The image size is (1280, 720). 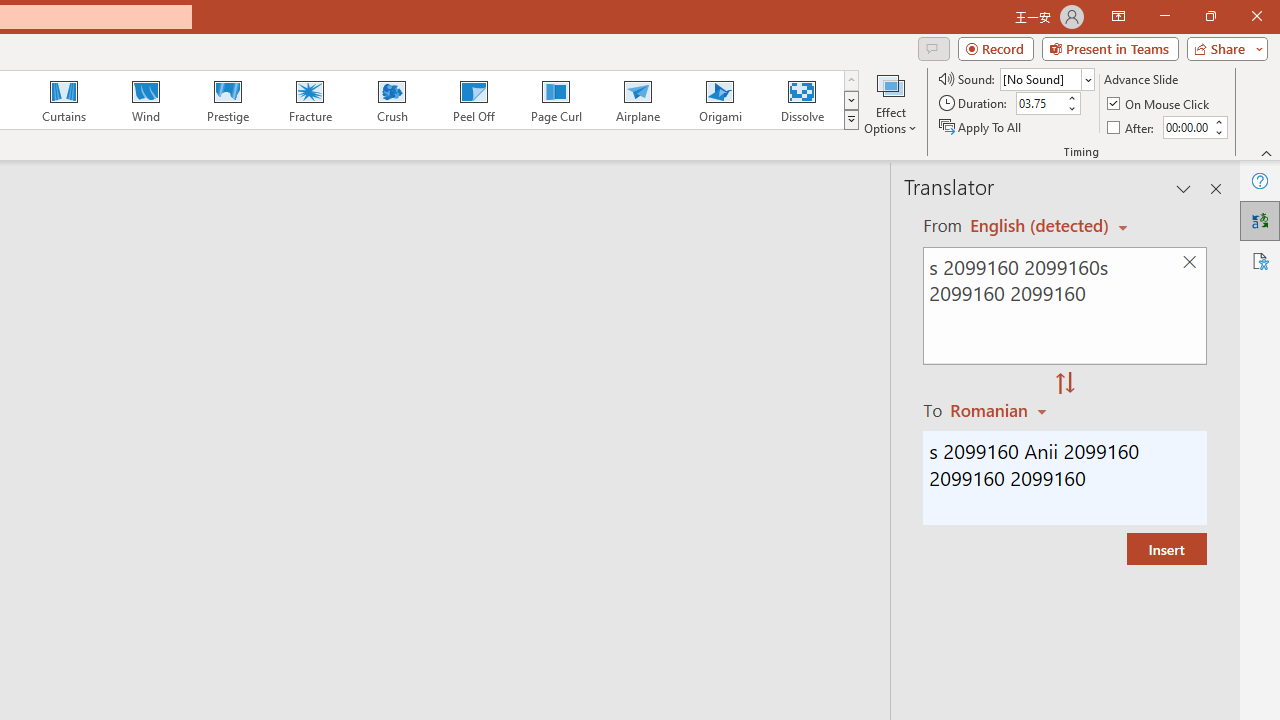 What do you see at coordinates (1040, 225) in the screenshot?
I see `'Czech (detected)'` at bounding box center [1040, 225].